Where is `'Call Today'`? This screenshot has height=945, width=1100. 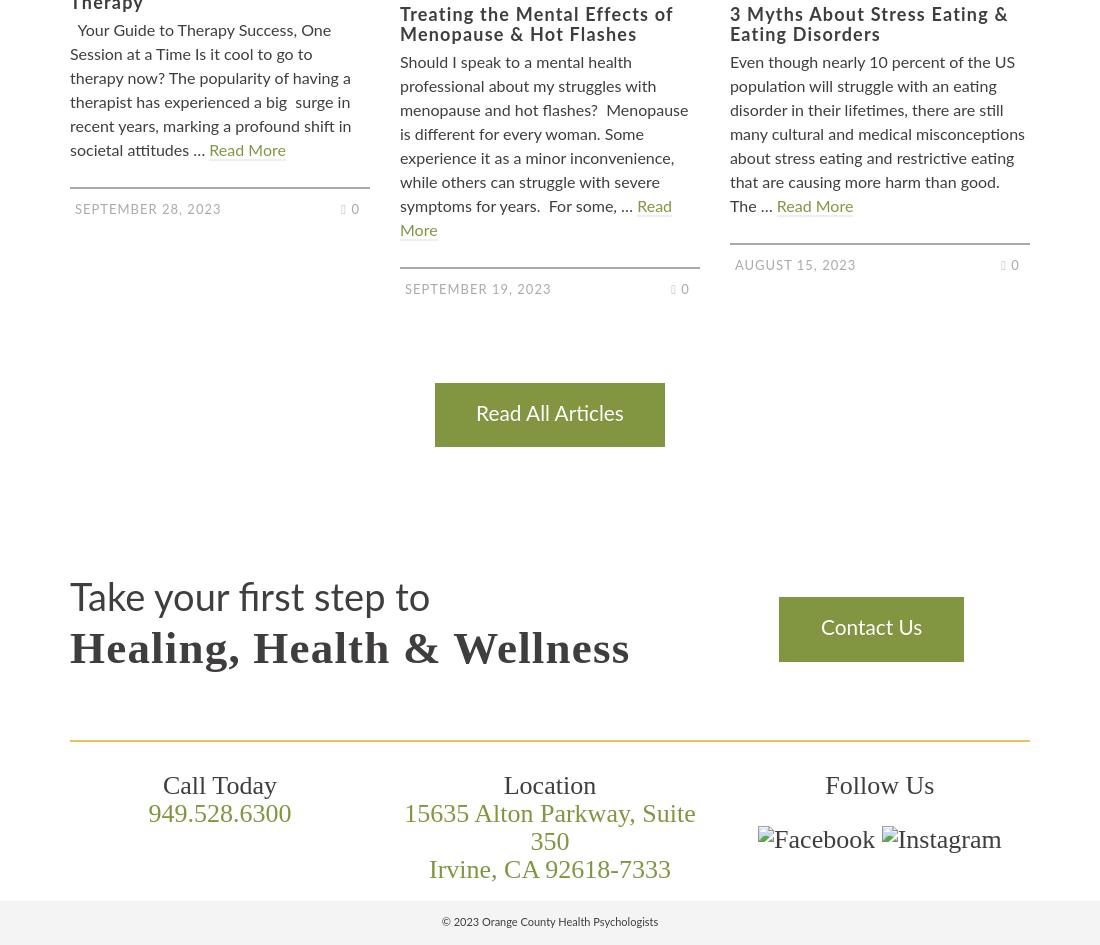 'Call Today' is located at coordinates (219, 784).